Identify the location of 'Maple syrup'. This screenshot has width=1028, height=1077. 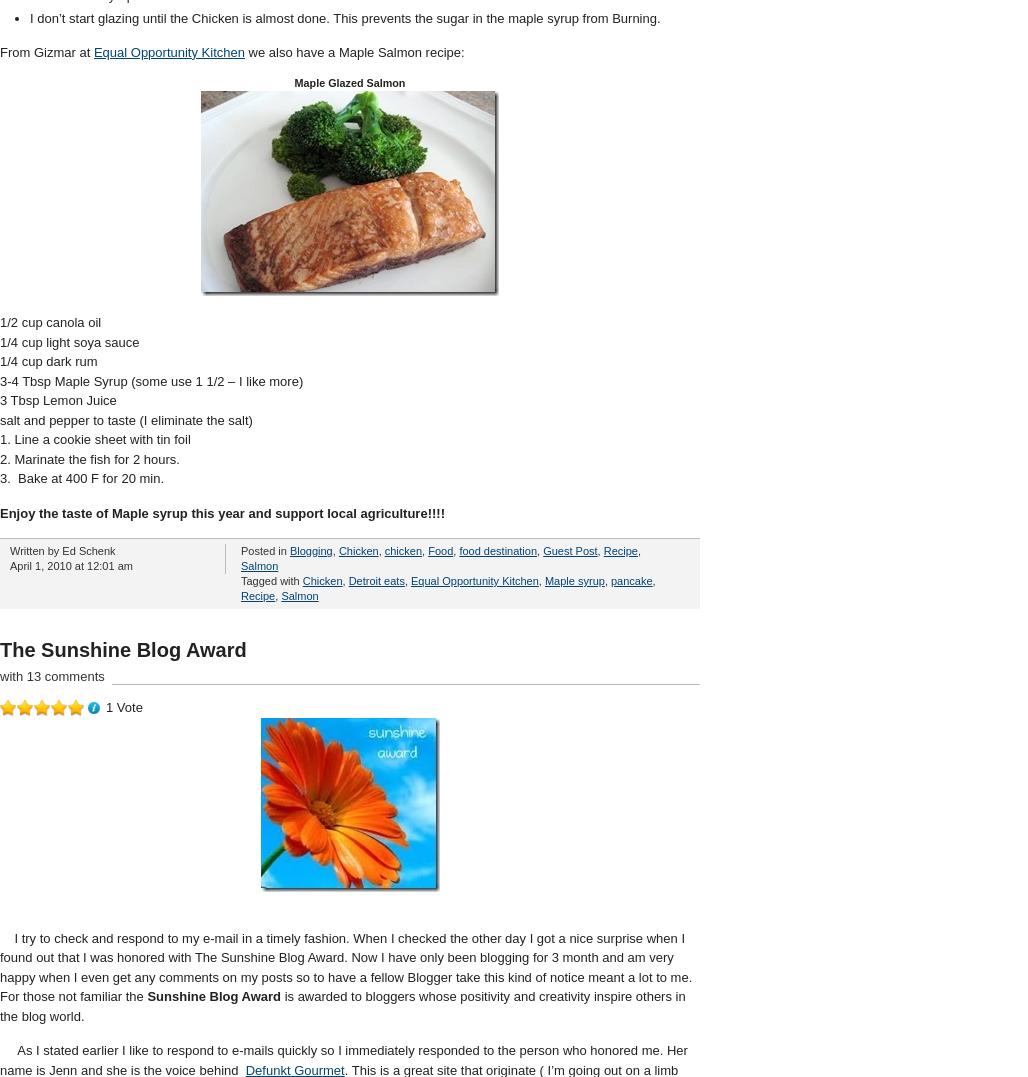
(544, 580).